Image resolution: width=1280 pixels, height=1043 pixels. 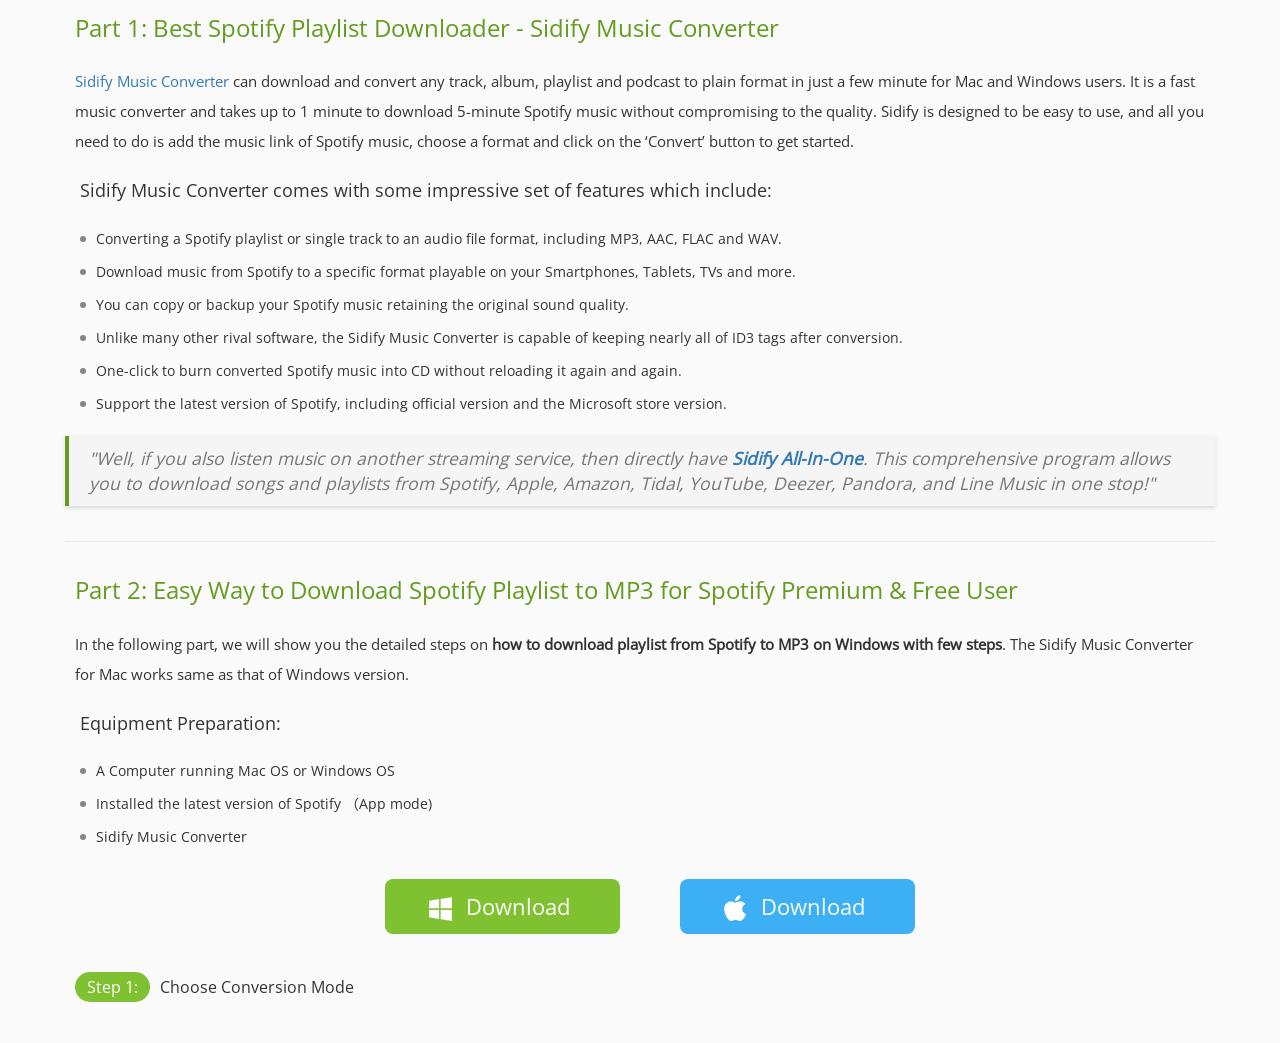 I want to click on 'One-click to burn converted Spotify music into CD without reloading it again and again.', so click(x=388, y=369).